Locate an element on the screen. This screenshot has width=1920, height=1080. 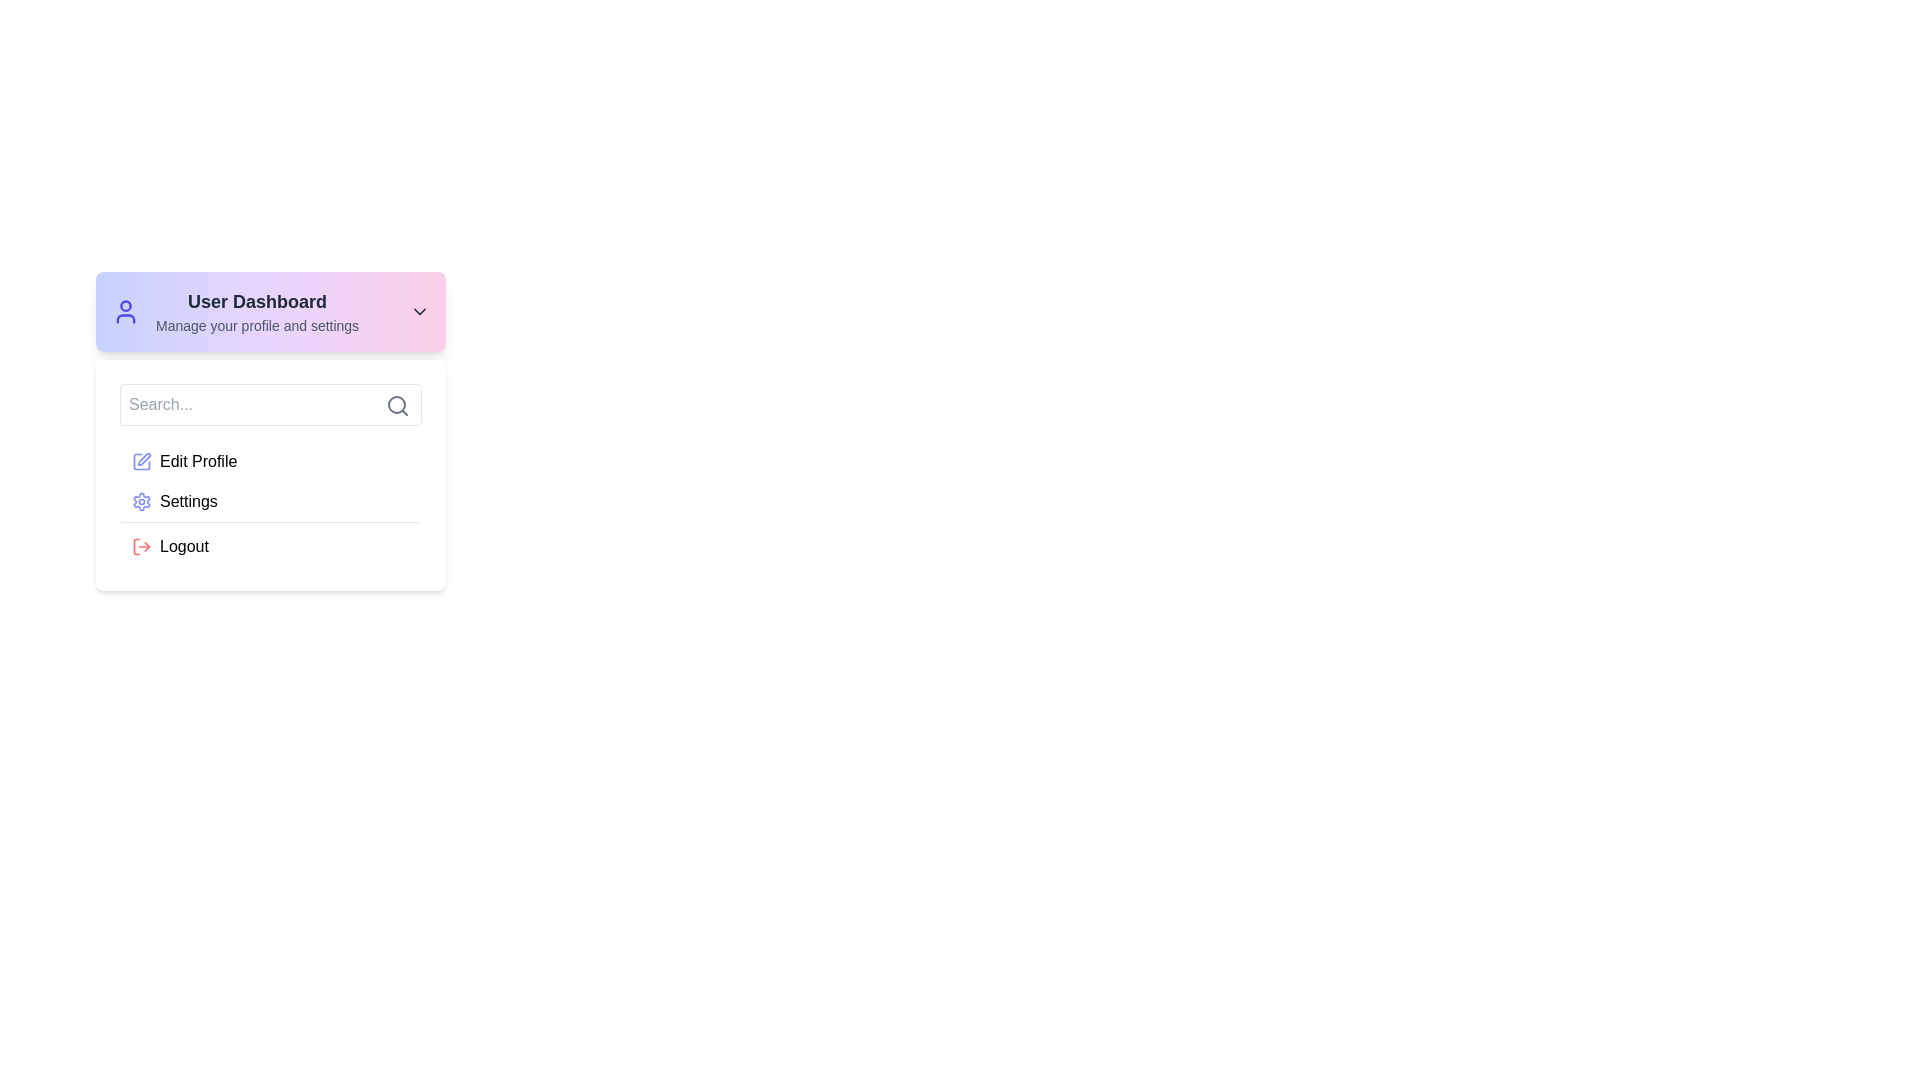
the 'Edit Profile' icon located before the 'Edit Profile' text is located at coordinates (141, 462).